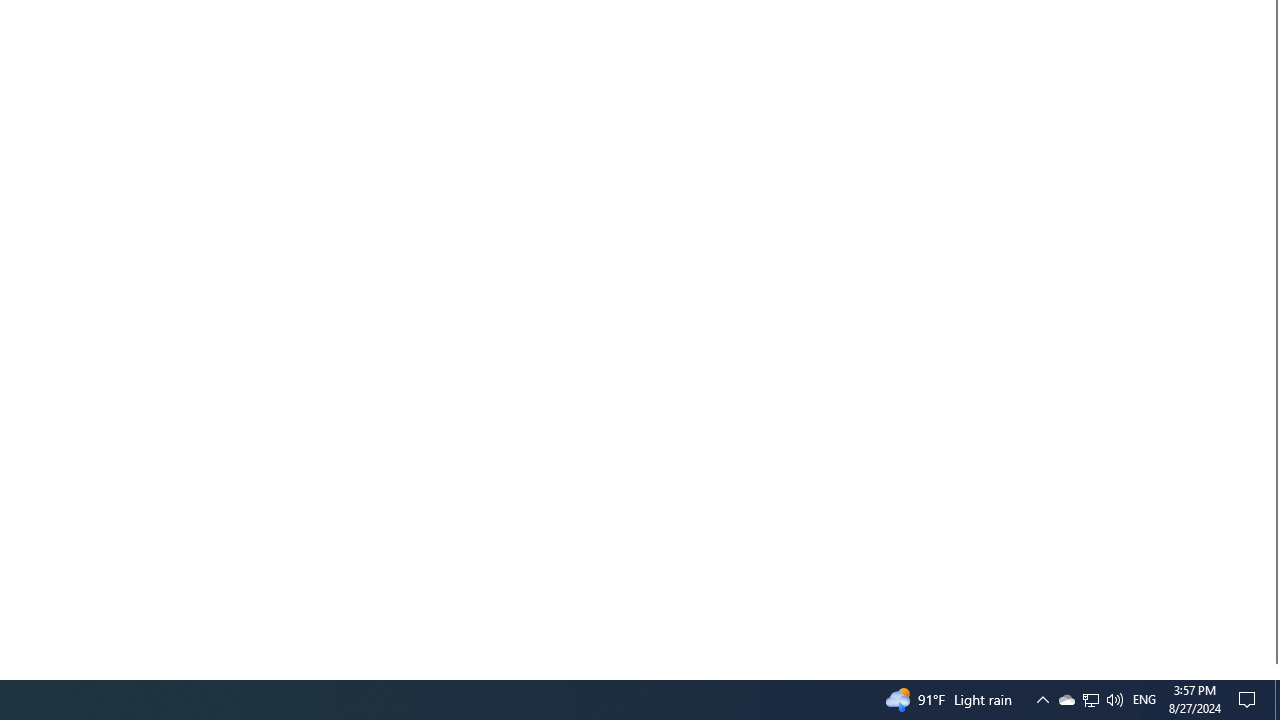 This screenshot has height=720, width=1280. What do you see at coordinates (1090, 698) in the screenshot?
I see `'User Promoted Notification Area'` at bounding box center [1090, 698].